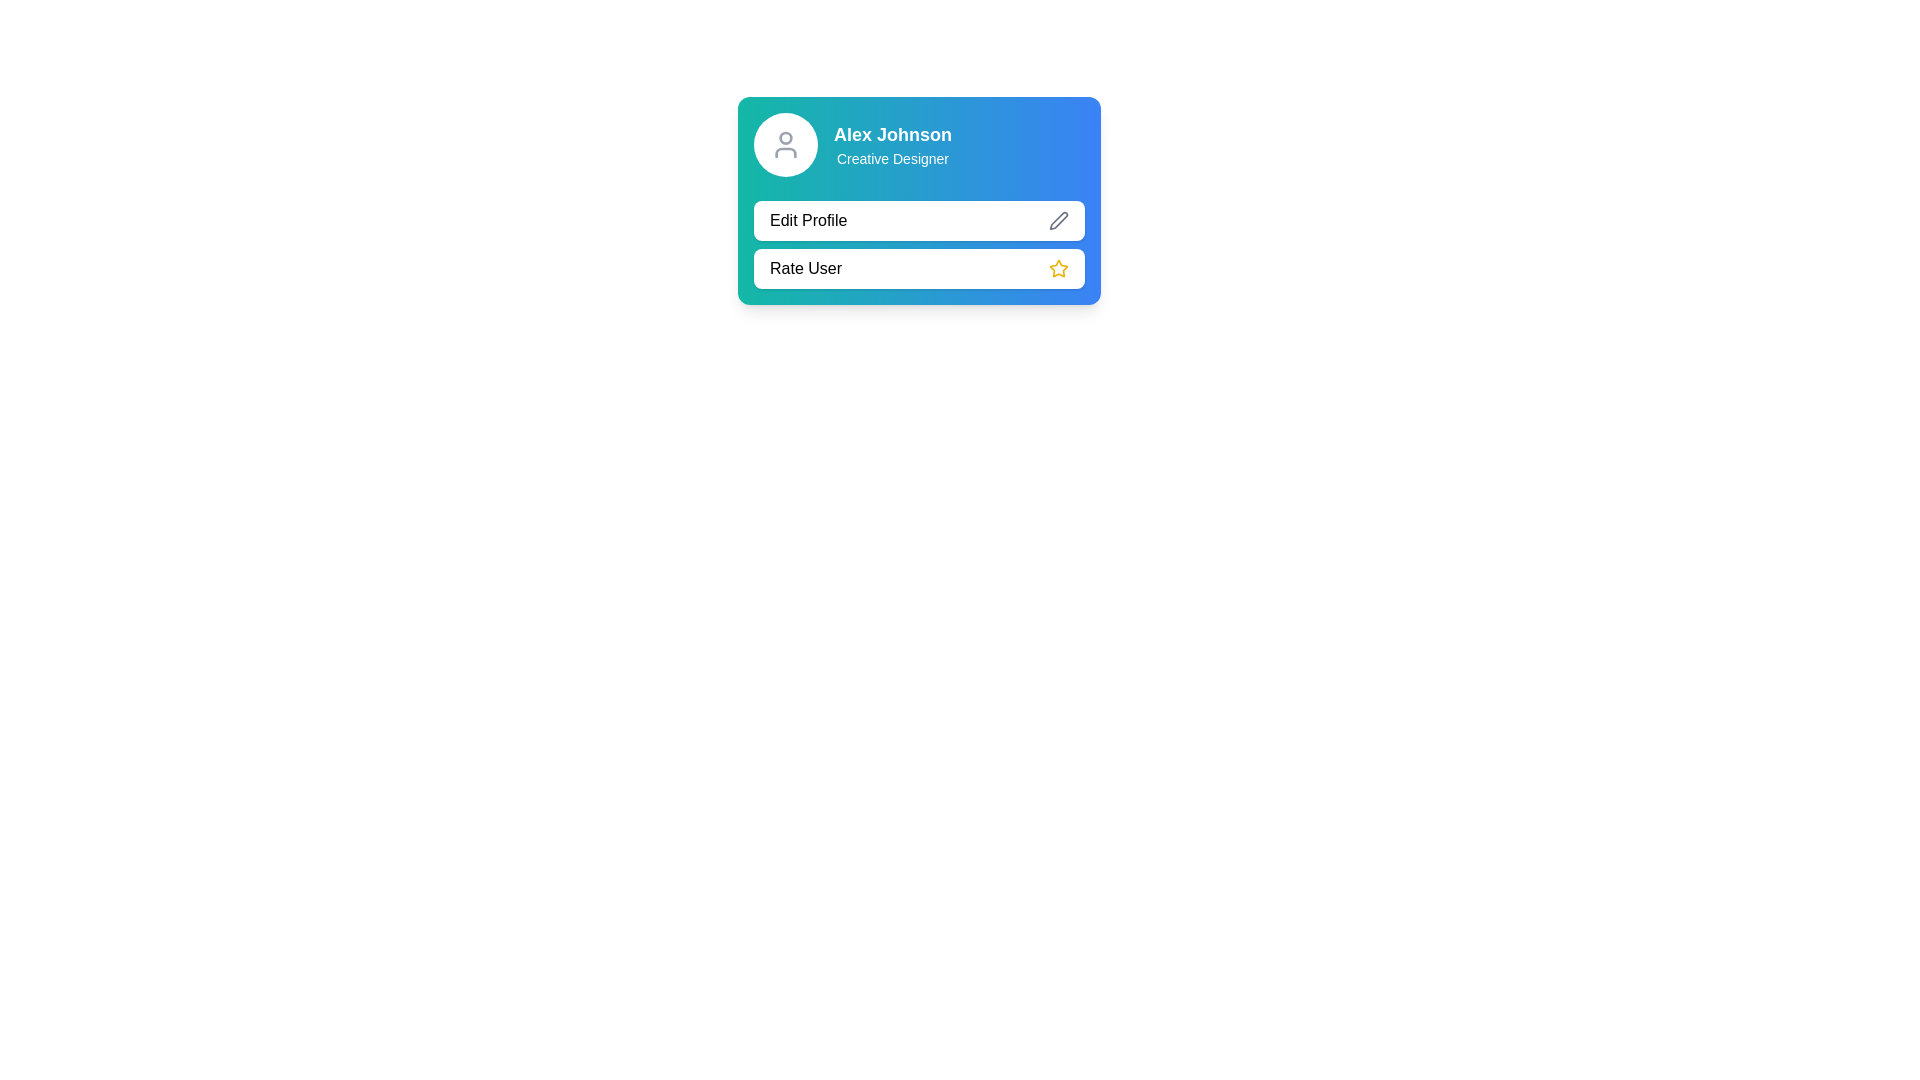  Describe the element at coordinates (891, 135) in the screenshot. I see `the text label displaying 'Alex Johnson' in bold, white font against a gradient blue-green background, located near the upper portion of a rectangular card interface` at that location.